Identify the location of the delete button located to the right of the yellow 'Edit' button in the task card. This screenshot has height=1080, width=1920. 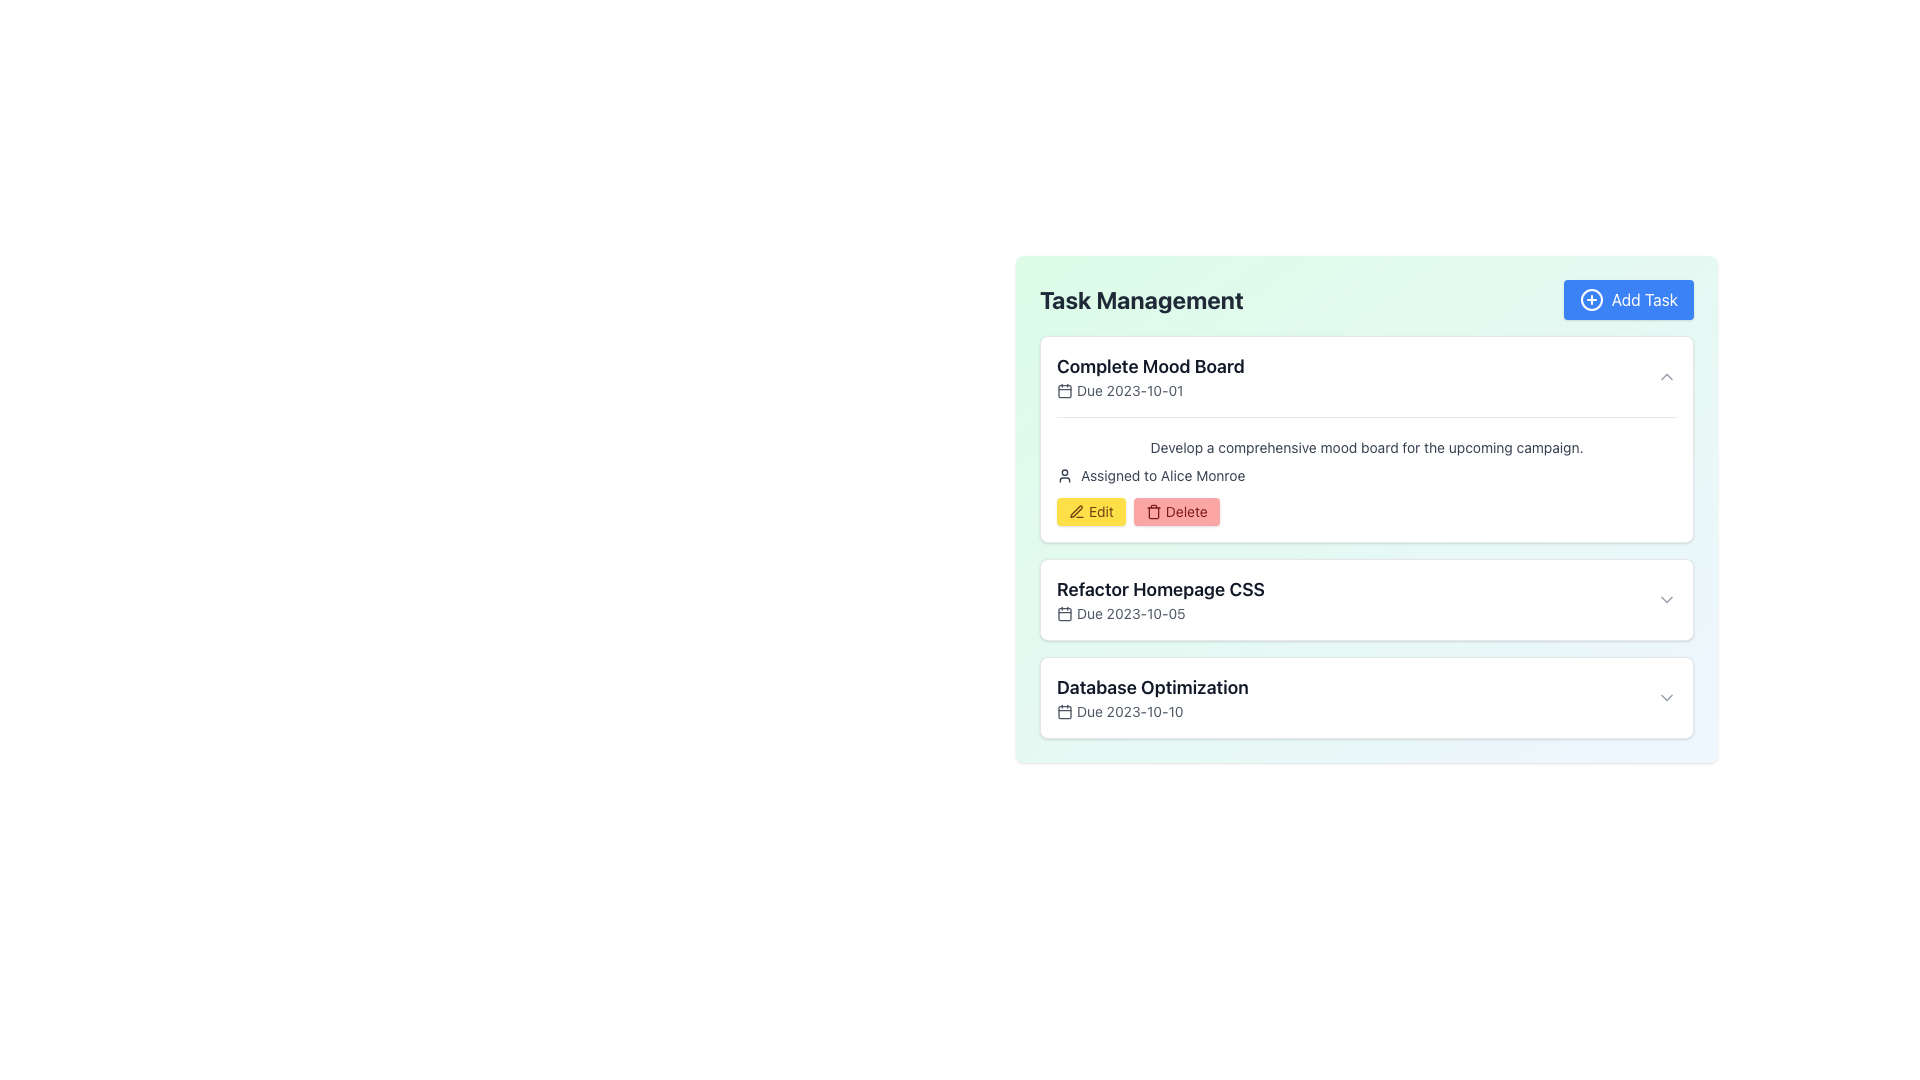
(1176, 511).